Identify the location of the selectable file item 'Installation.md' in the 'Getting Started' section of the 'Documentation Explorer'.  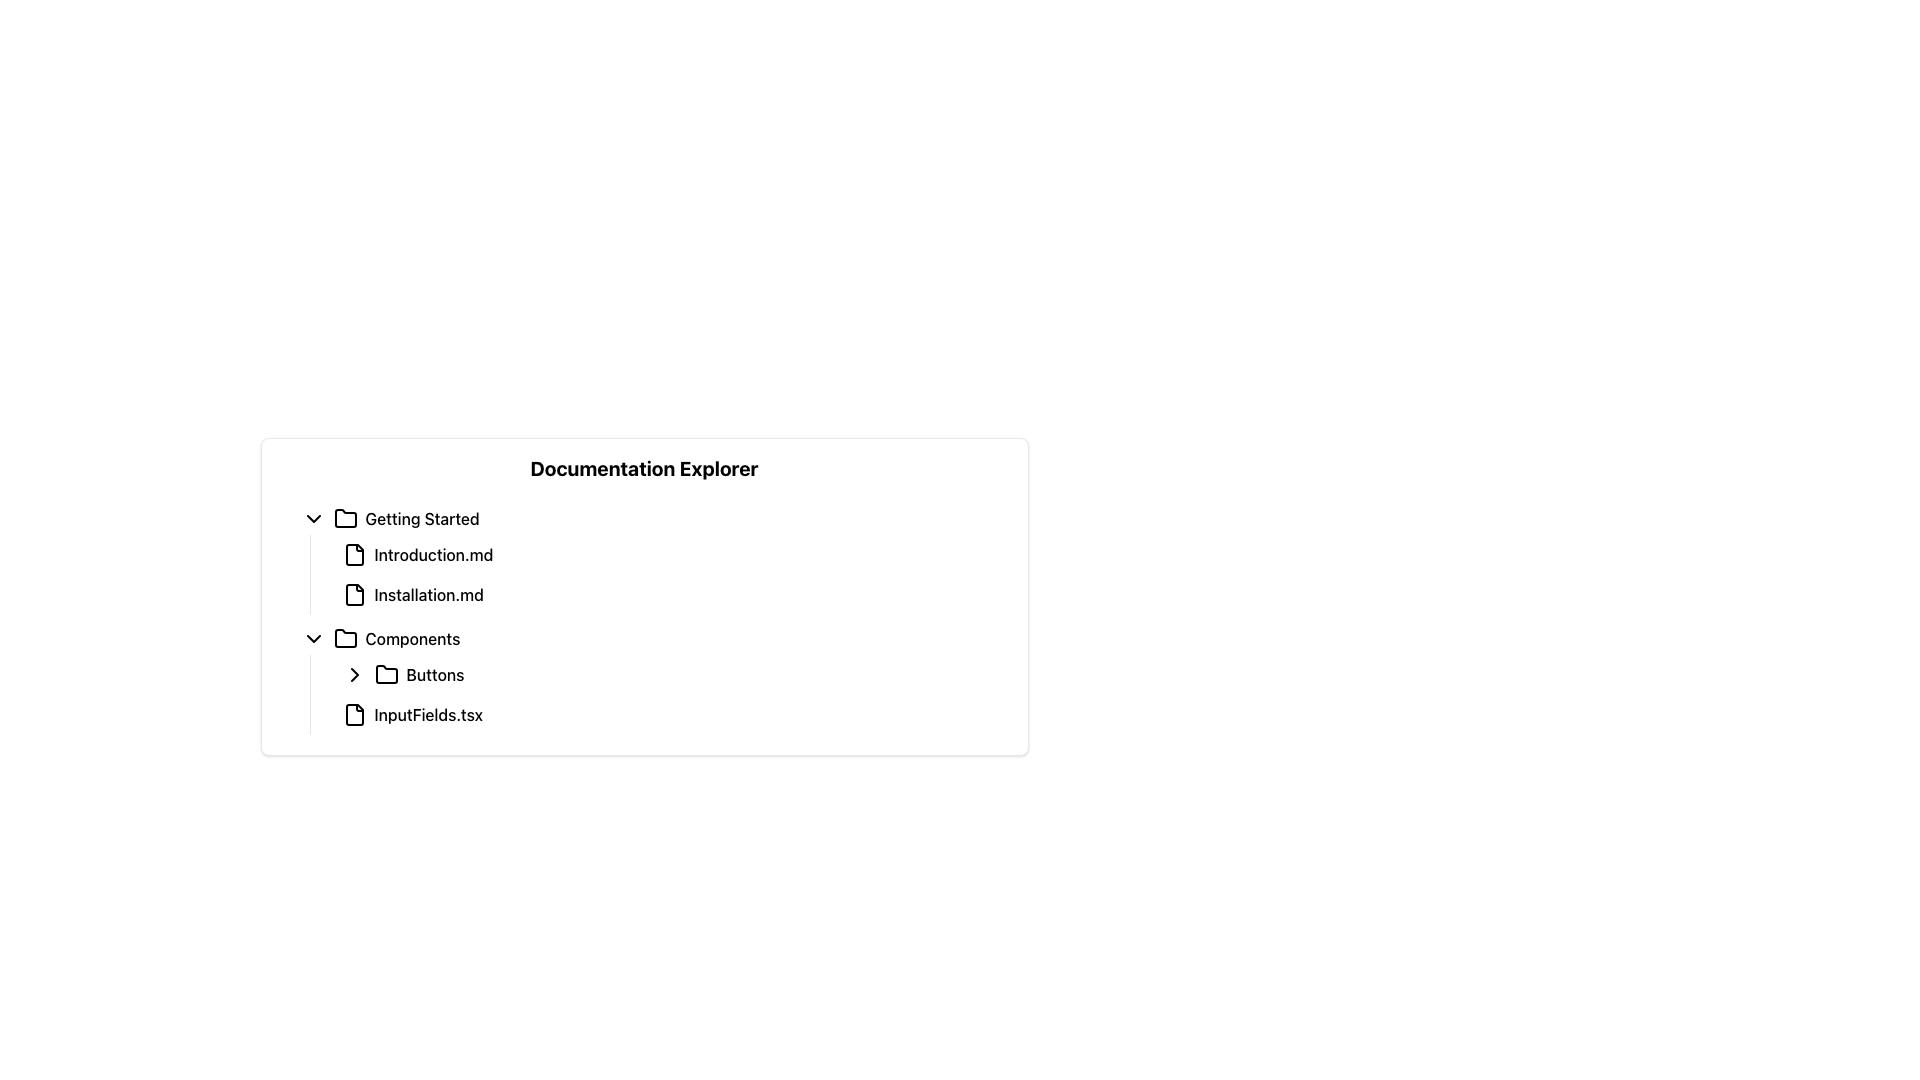
(412, 593).